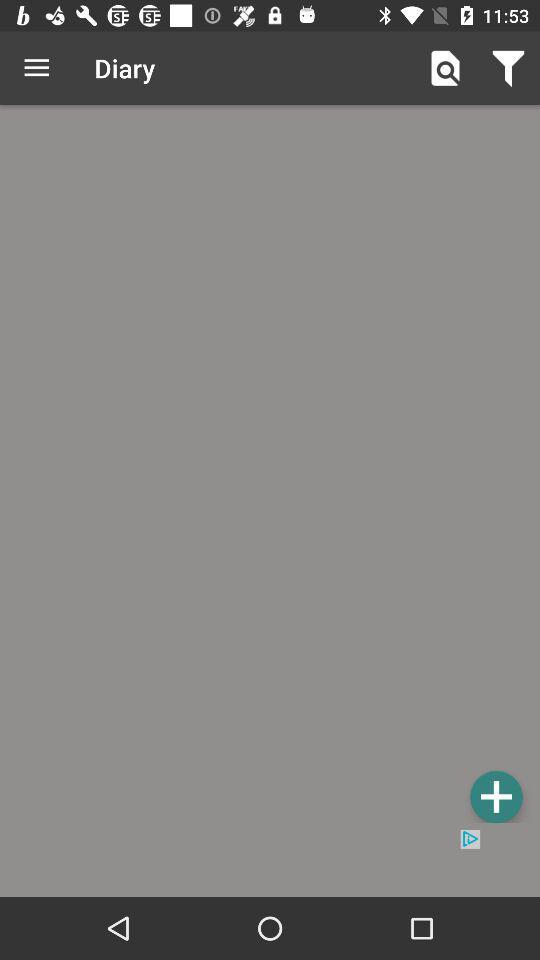 The height and width of the screenshot is (960, 540). What do you see at coordinates (495, 796) in the screenshot?
I see `the icon at the bottom right corner` at bounding box center [495, 796].